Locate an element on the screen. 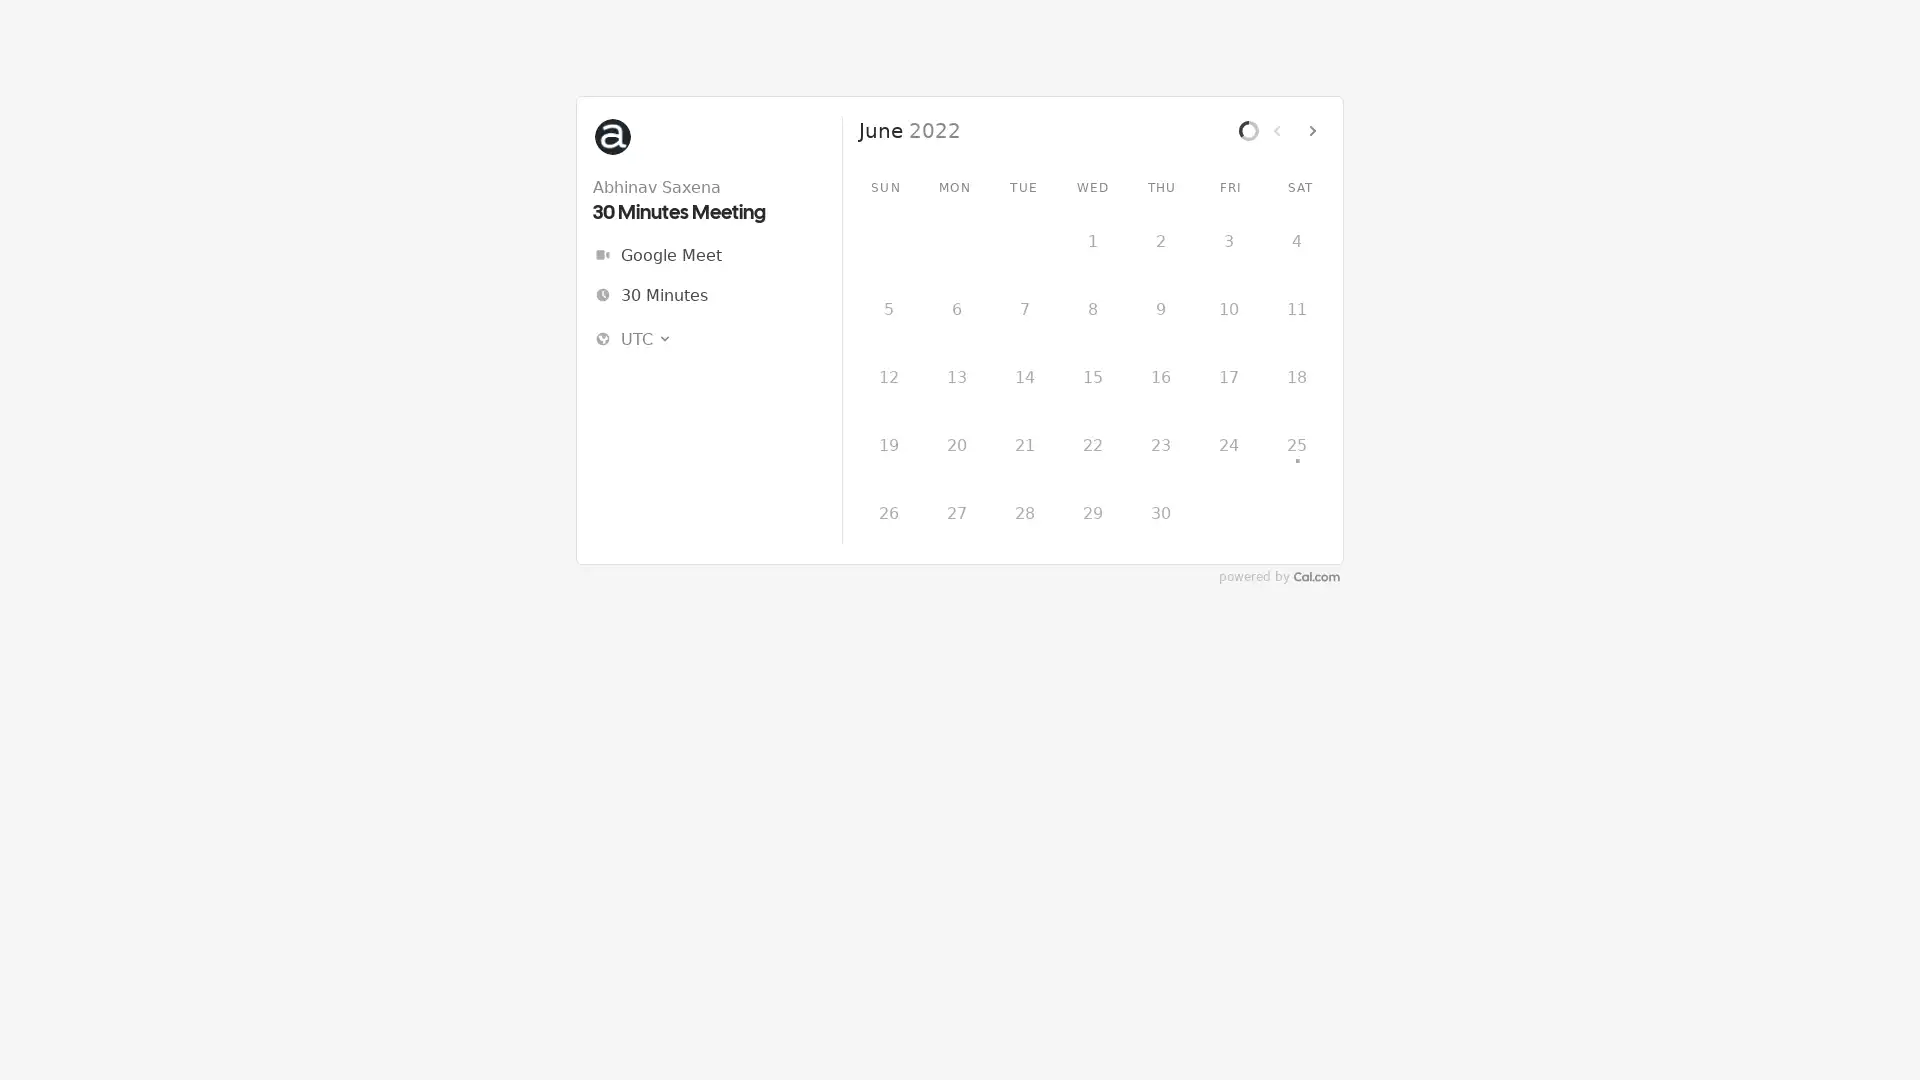 Image resolution: width=1920 pixels, height=1080 pixels. 25 . is located at coordinates (1296, 443).